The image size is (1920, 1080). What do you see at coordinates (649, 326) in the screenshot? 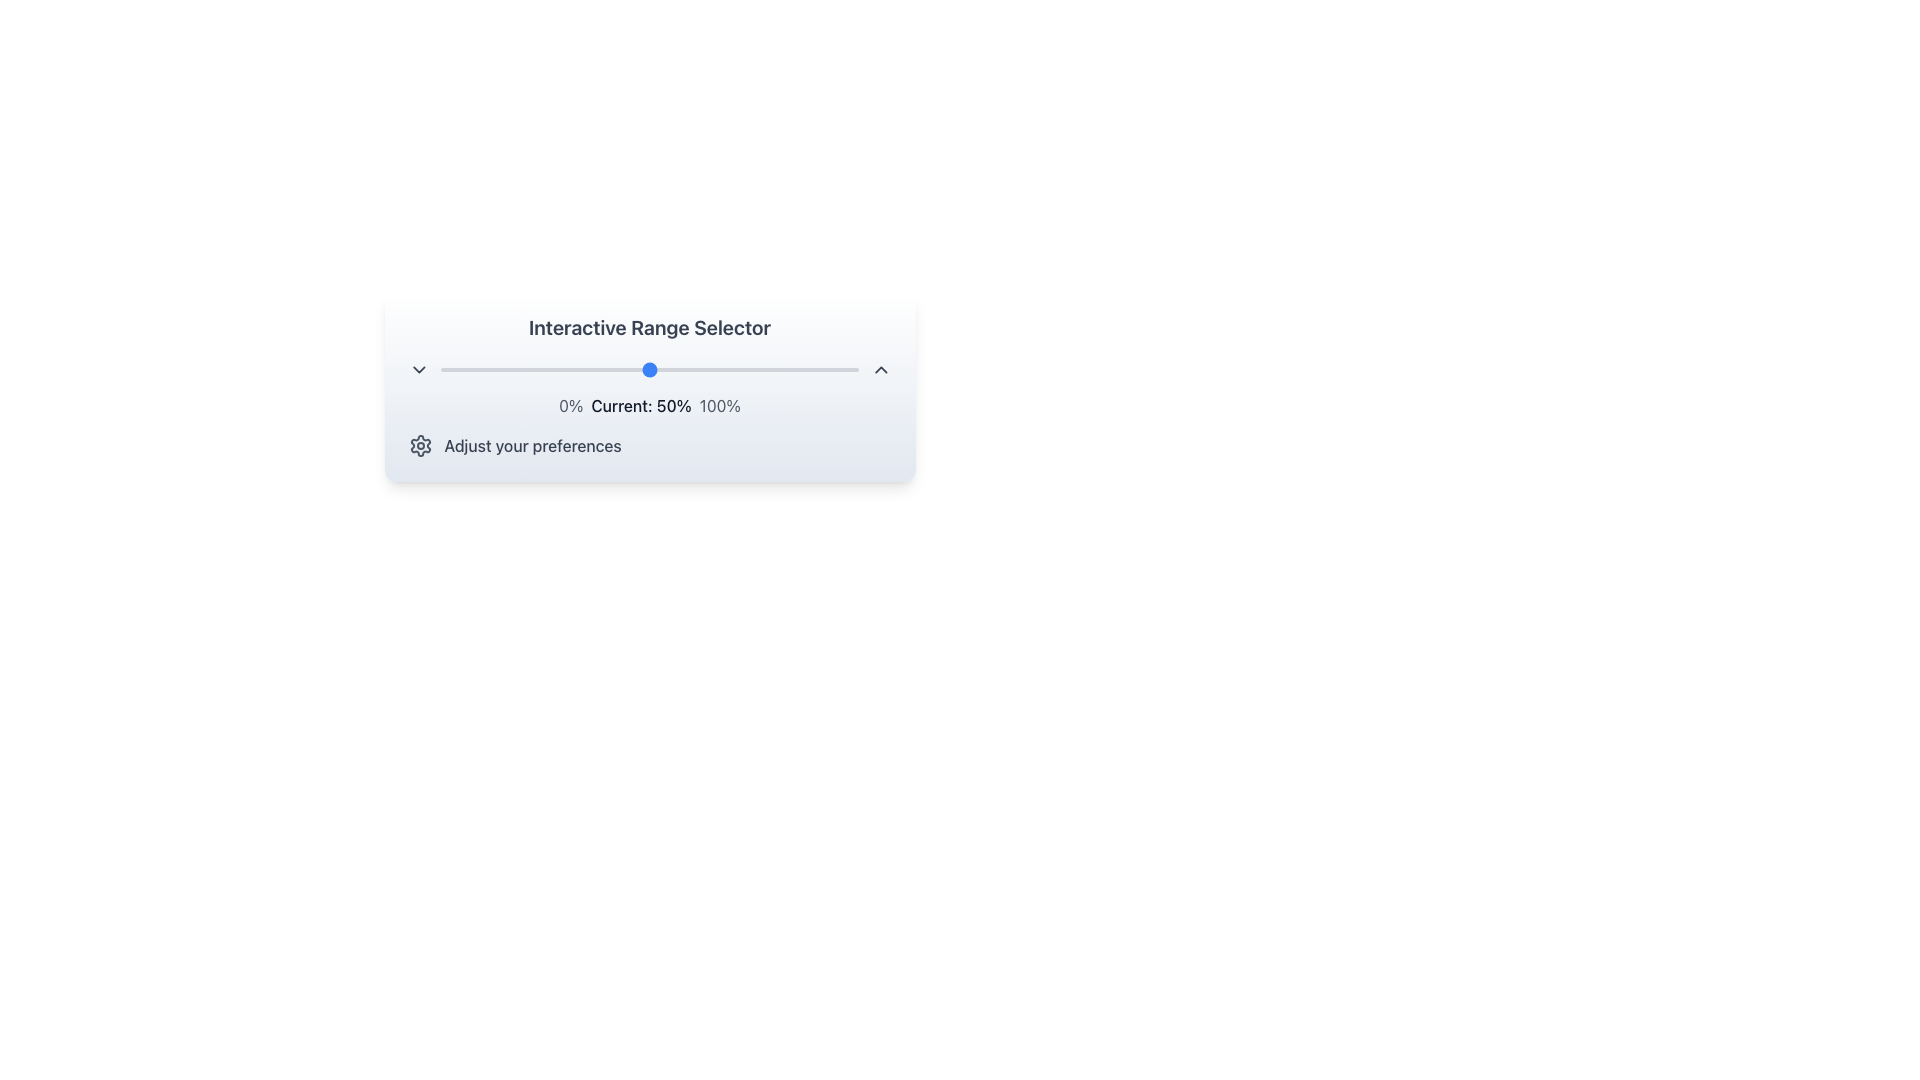
I see `the bold grayish text header displaying 'Interactive Range Selector' at the top of the card interface` at bounding box center [649, 326].